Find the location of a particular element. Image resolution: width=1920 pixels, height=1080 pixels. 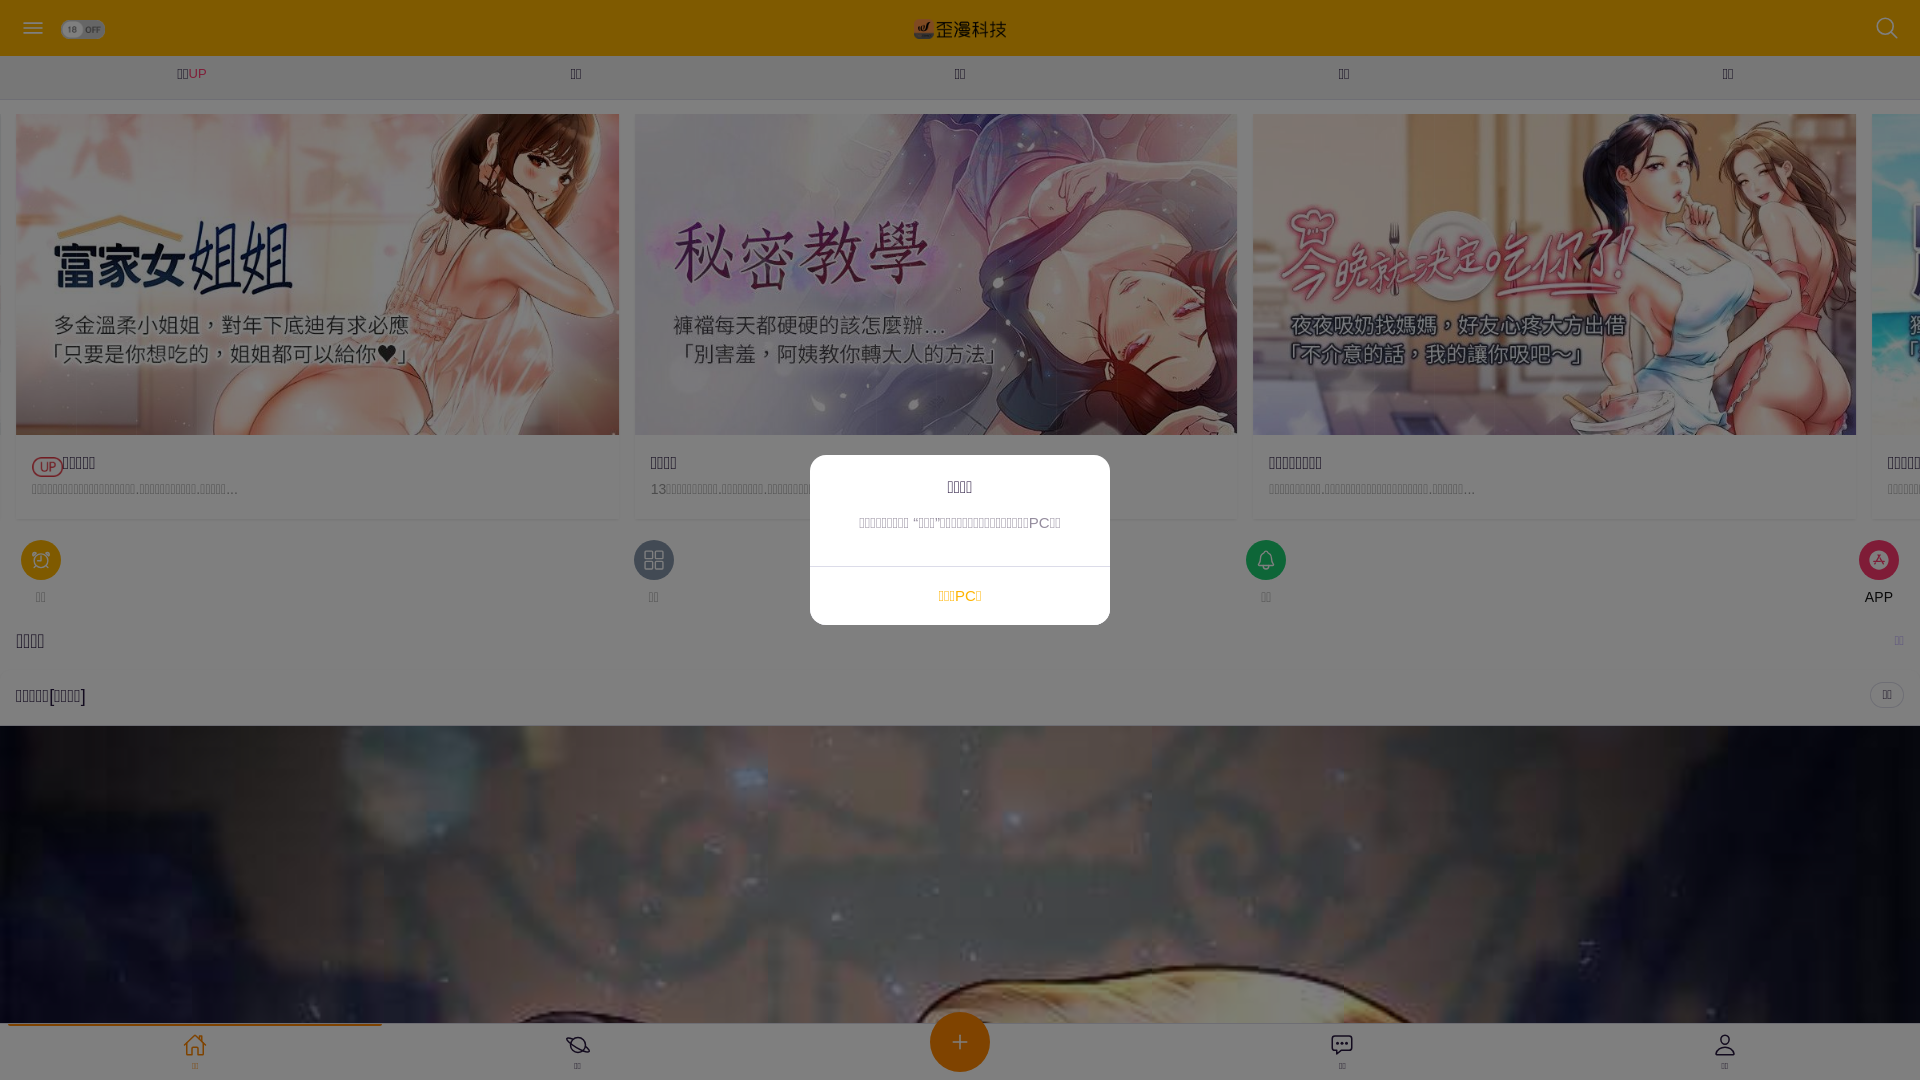

'APP' is located at coordinates (1877, 574).